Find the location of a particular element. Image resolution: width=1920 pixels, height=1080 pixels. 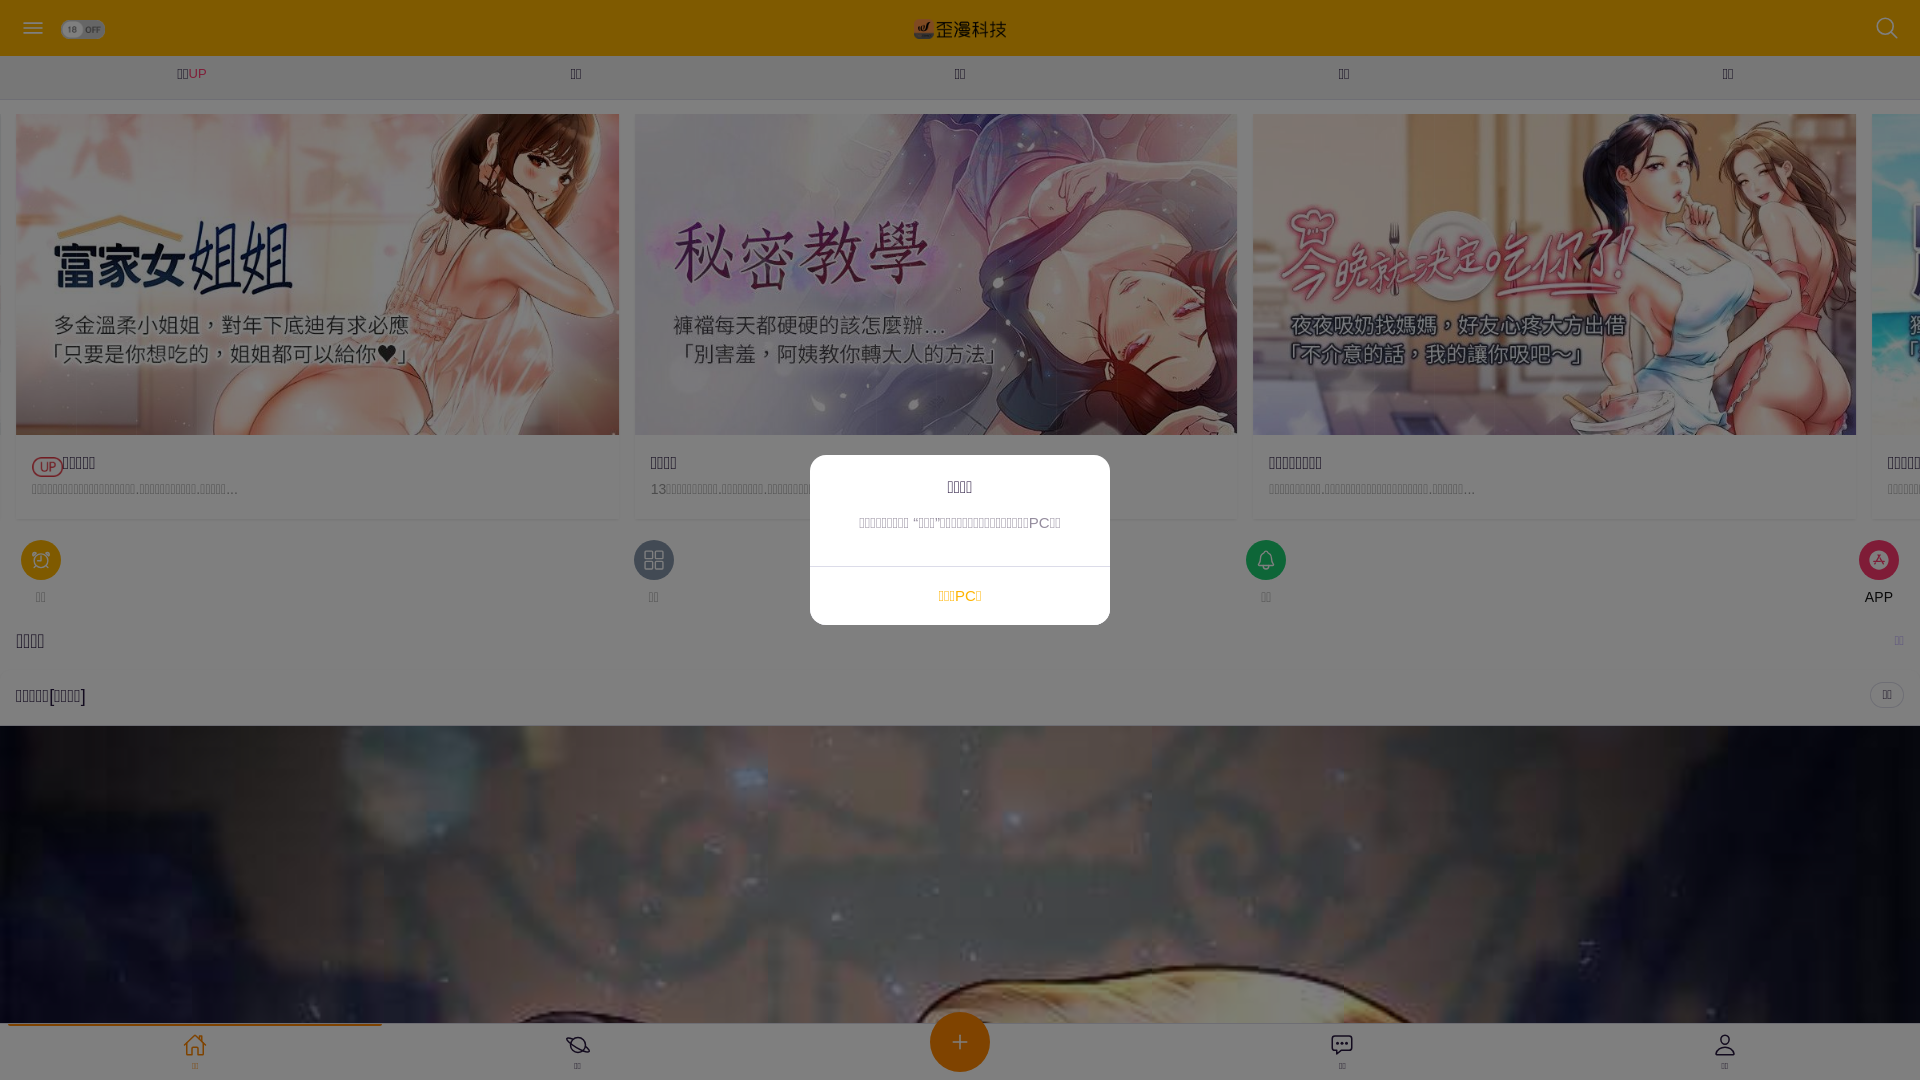

'APP' is located at coordinates (1877, 574).